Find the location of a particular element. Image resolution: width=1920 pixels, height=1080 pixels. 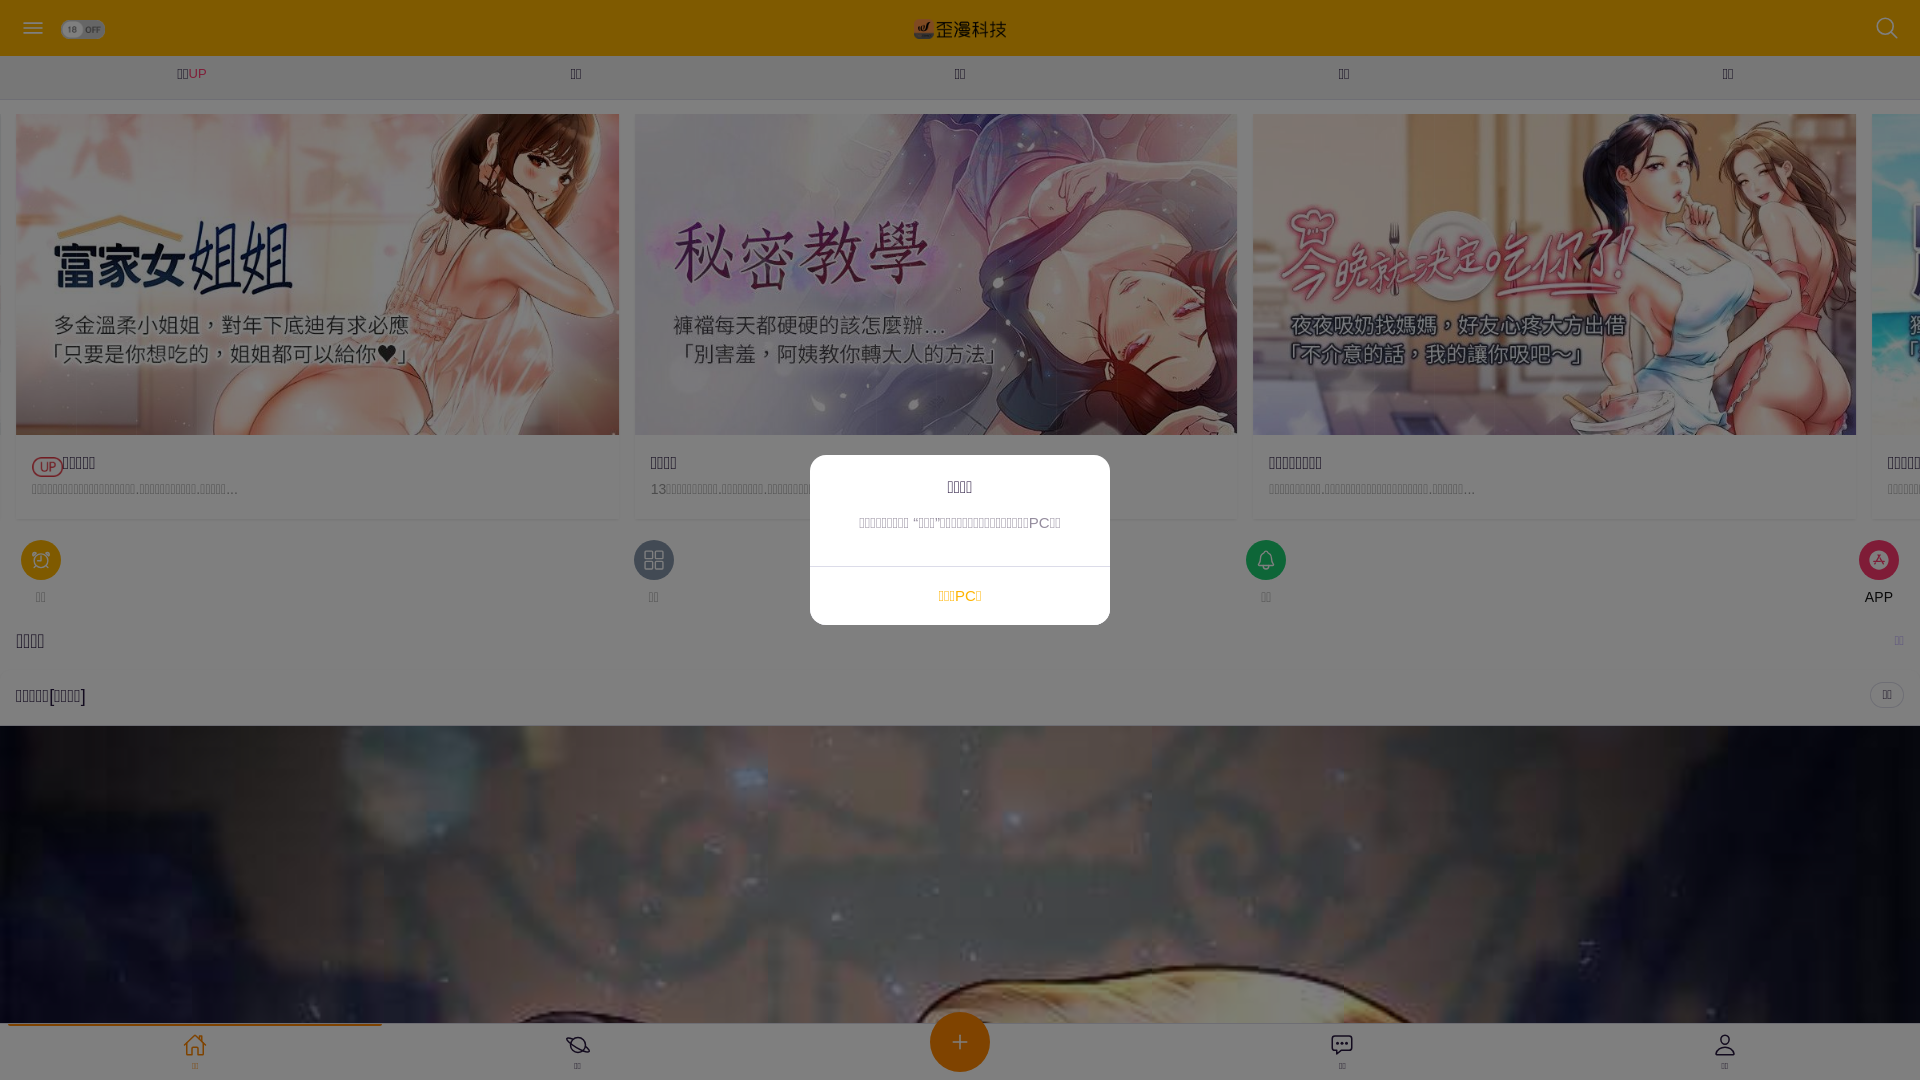

'APP' is located at coordinates (1877, 574).